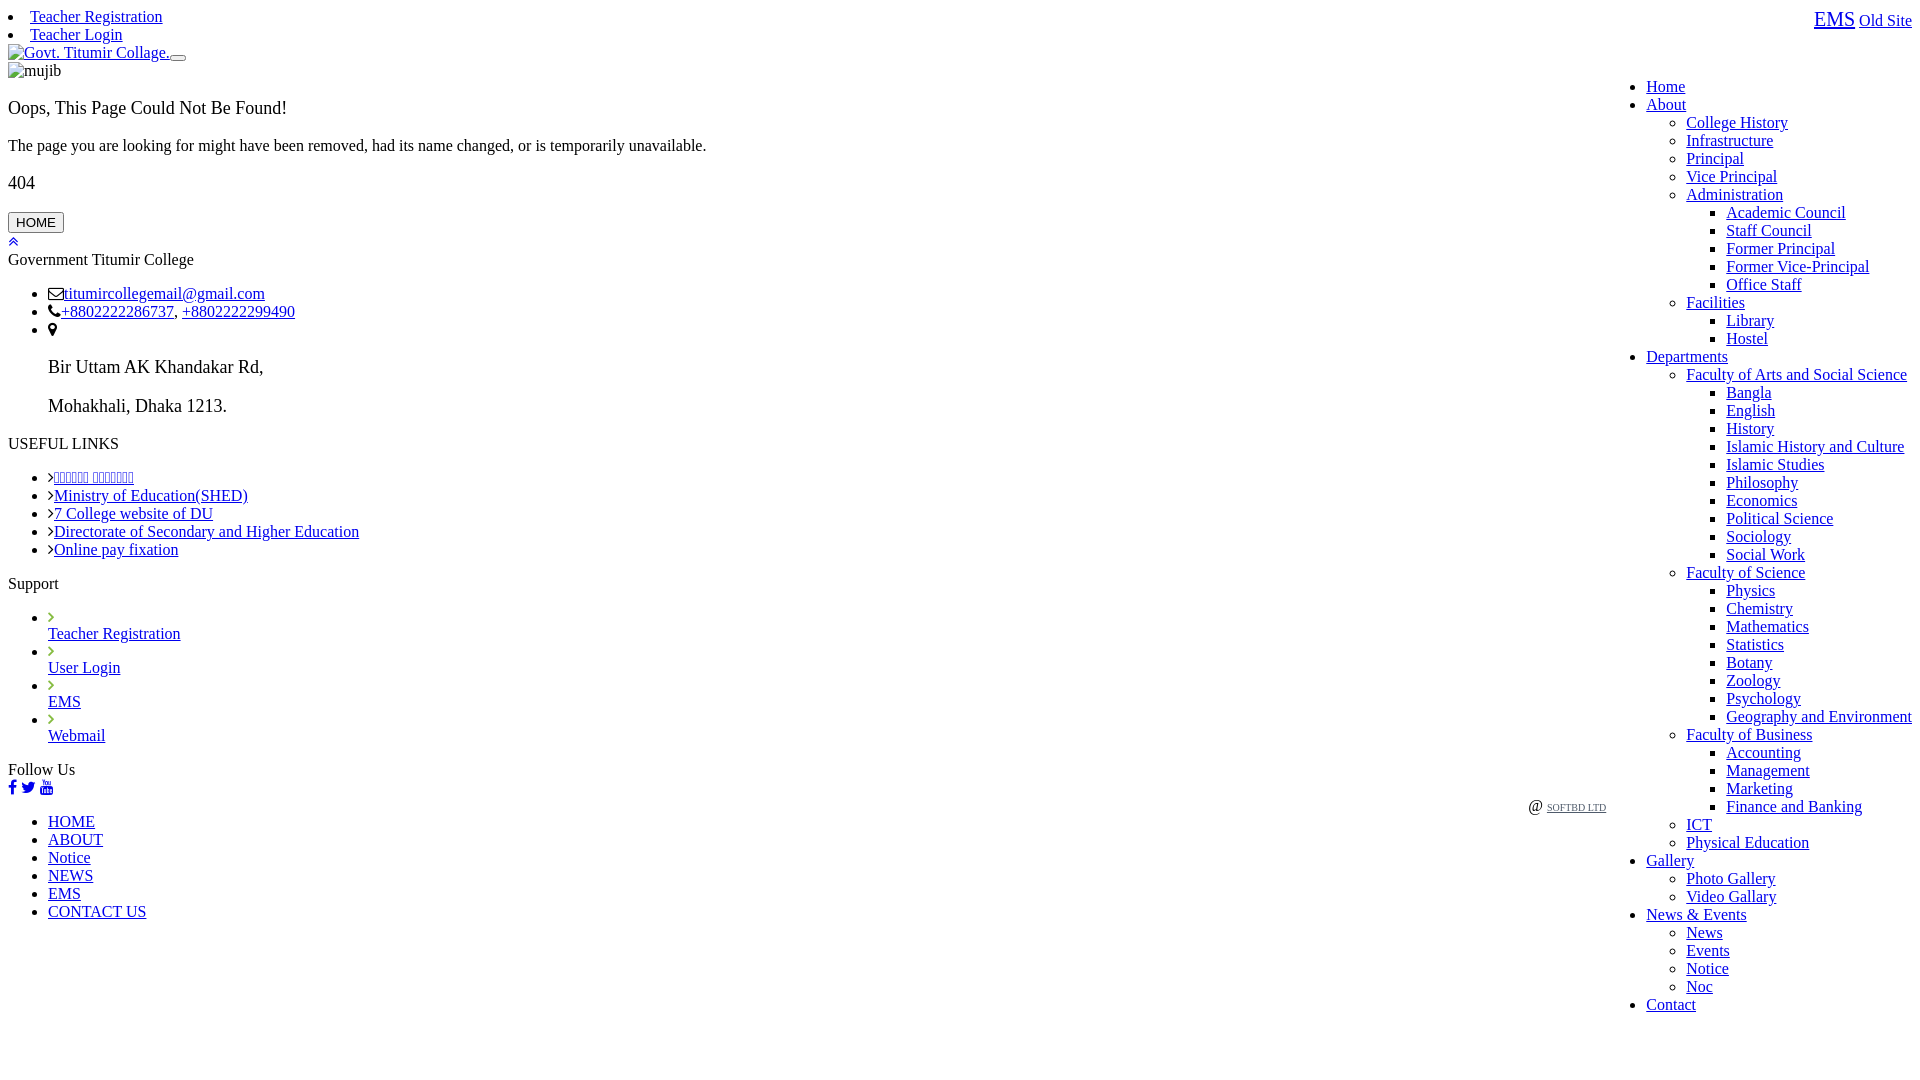 The width and height of the screenshot is (1920, 1080). What do you see at coordinates (1749, 589) in the screenshot?
I see `'Physics'` at bounding box center [1749, 589].